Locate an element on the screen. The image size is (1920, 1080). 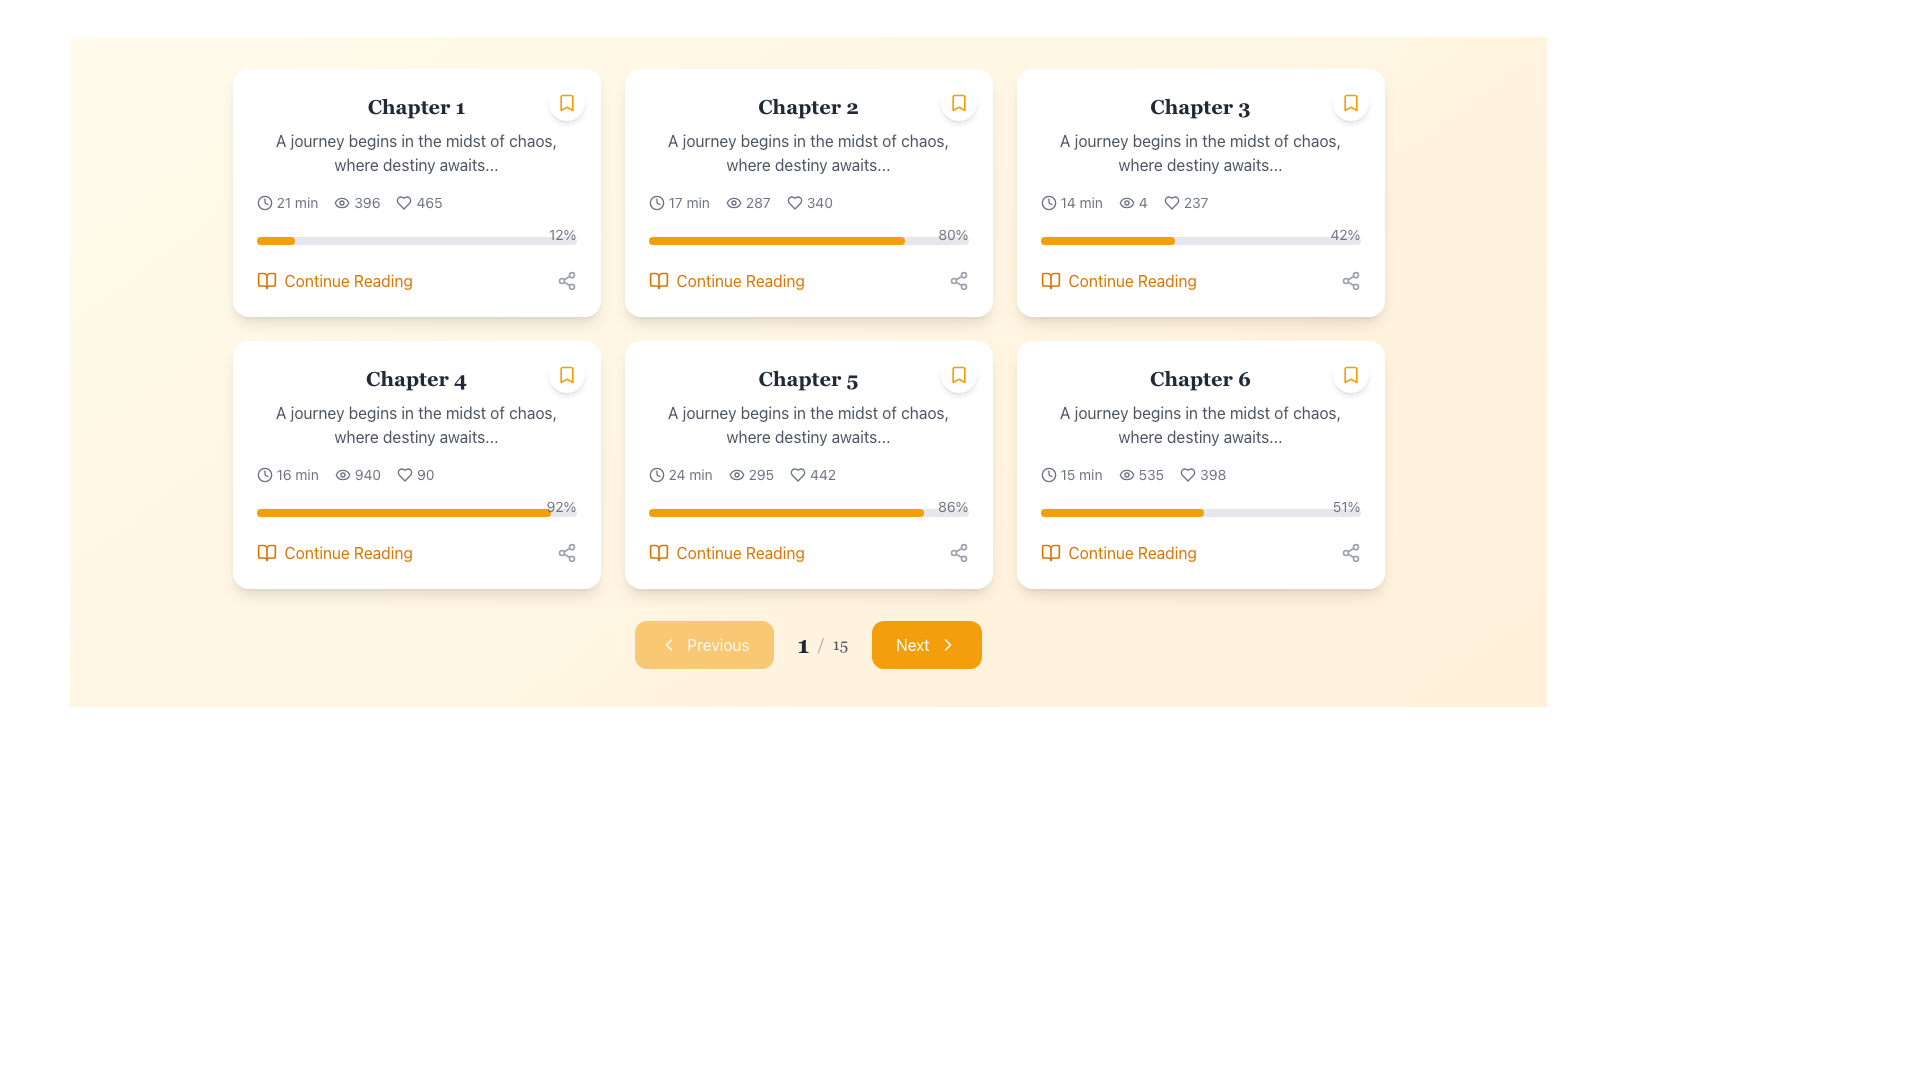
the bookmark icon located in the top-right corner of the card labeled 'Chapter 5' is located at coordinates (957, 374).